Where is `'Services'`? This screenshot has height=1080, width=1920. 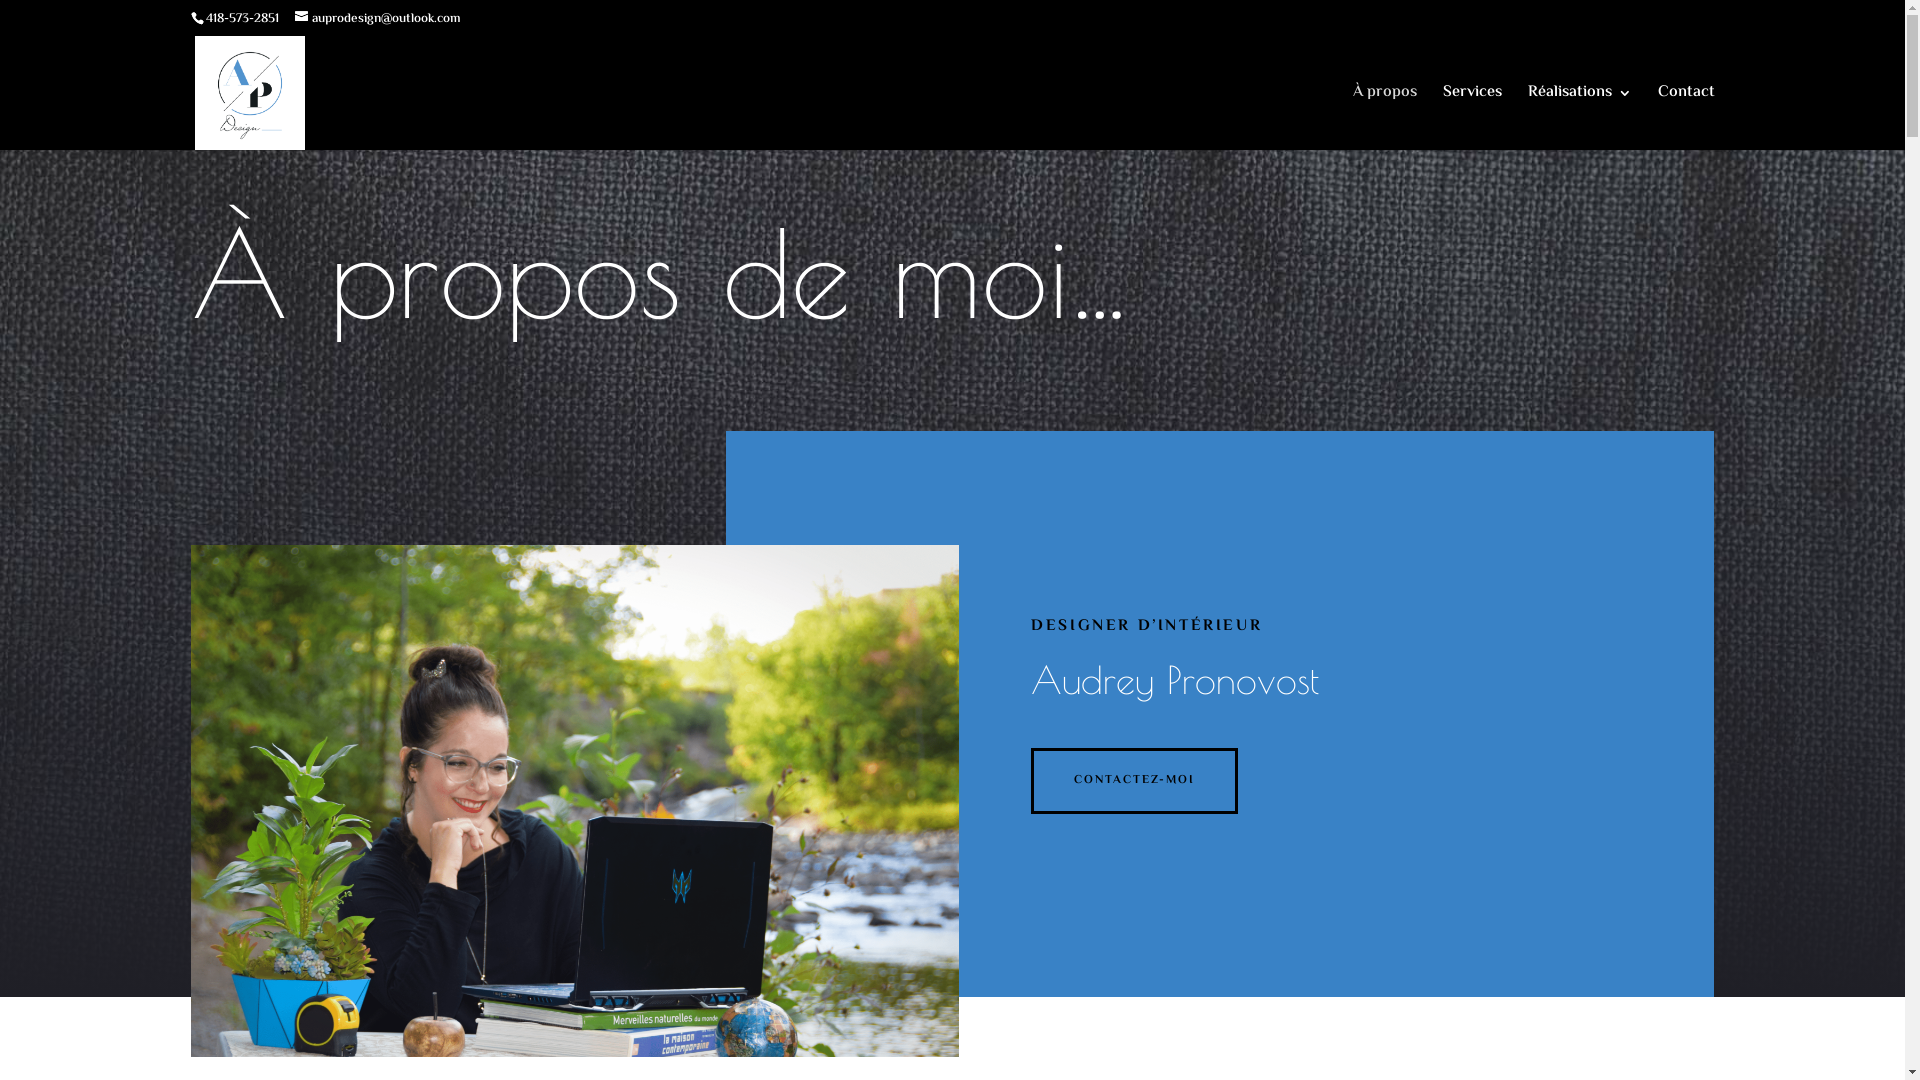
'Services' is located at coordinates (1471, 118).